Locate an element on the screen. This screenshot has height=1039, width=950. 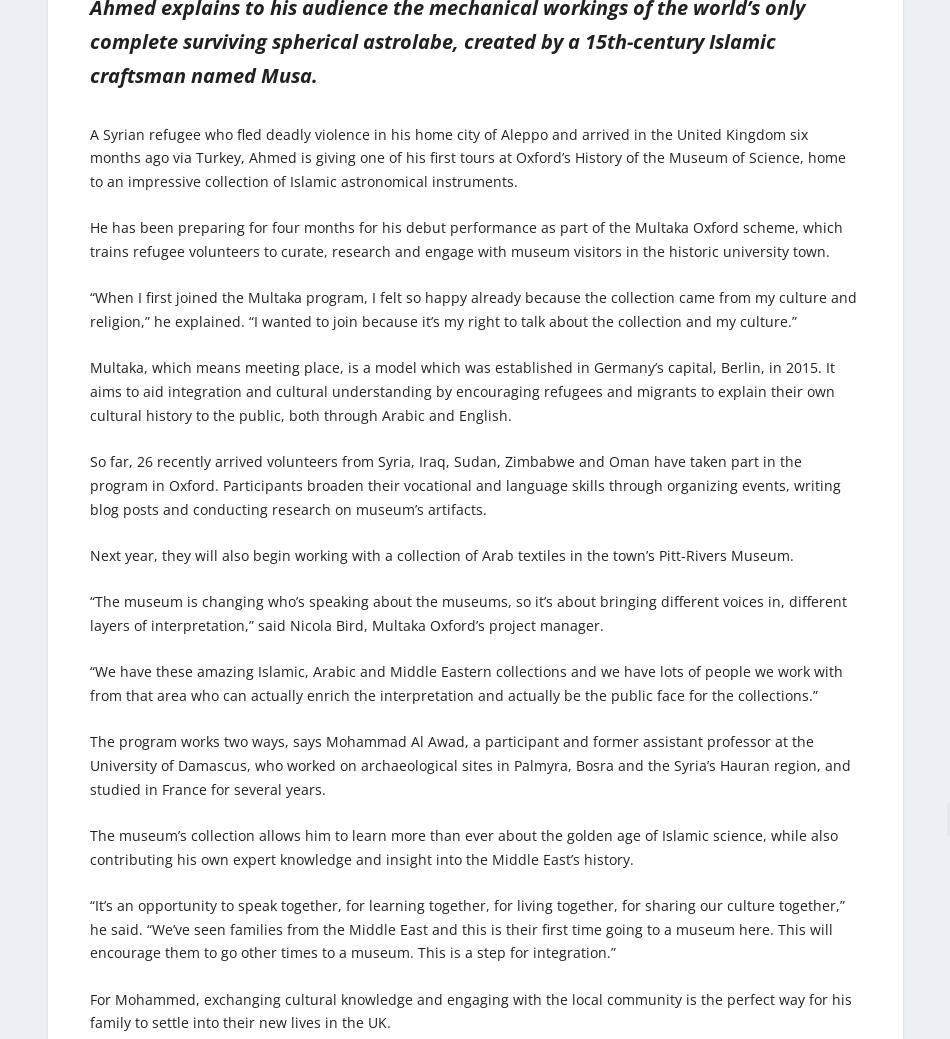
'Next year, they will also begin working with a collection of Arab textiles in the town’s Pitt-Rivers Museum.' is located at coordinates (441, 554).